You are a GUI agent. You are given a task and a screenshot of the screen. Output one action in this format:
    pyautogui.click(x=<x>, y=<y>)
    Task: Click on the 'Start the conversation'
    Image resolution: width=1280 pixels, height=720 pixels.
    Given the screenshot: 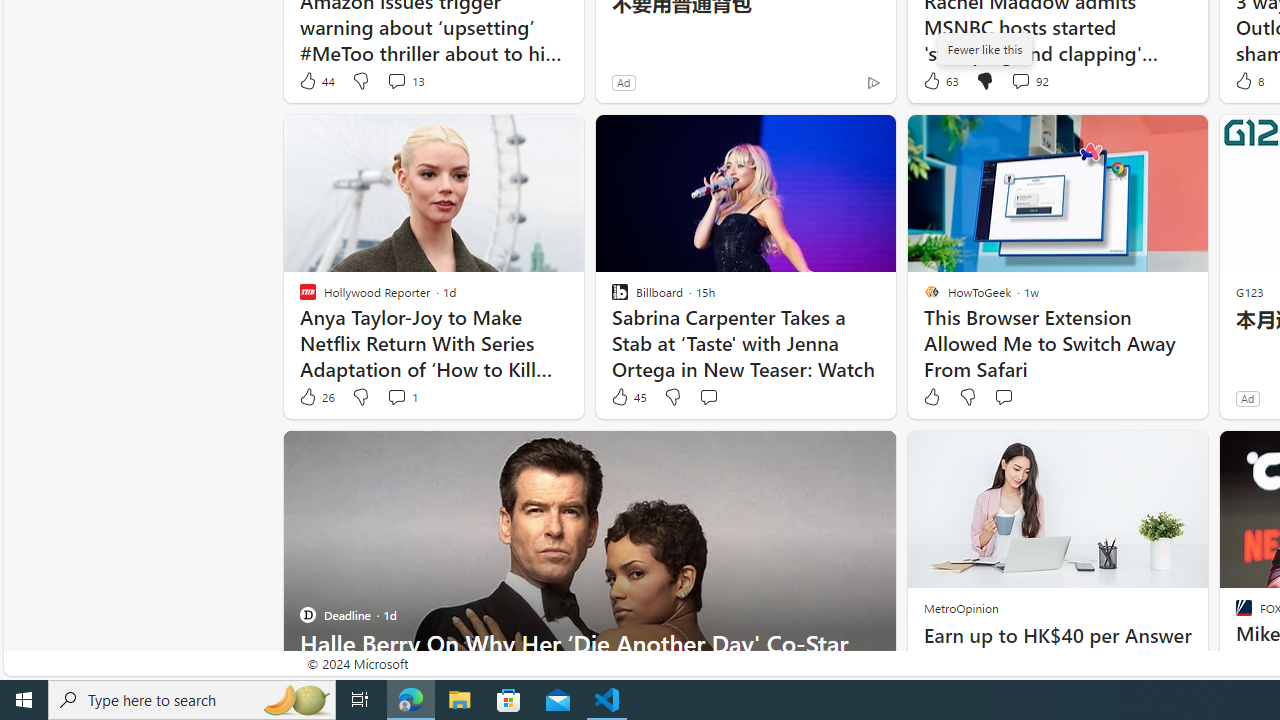 What is the action you would take?
    pyautogui.click(x=1003, y=397)
    